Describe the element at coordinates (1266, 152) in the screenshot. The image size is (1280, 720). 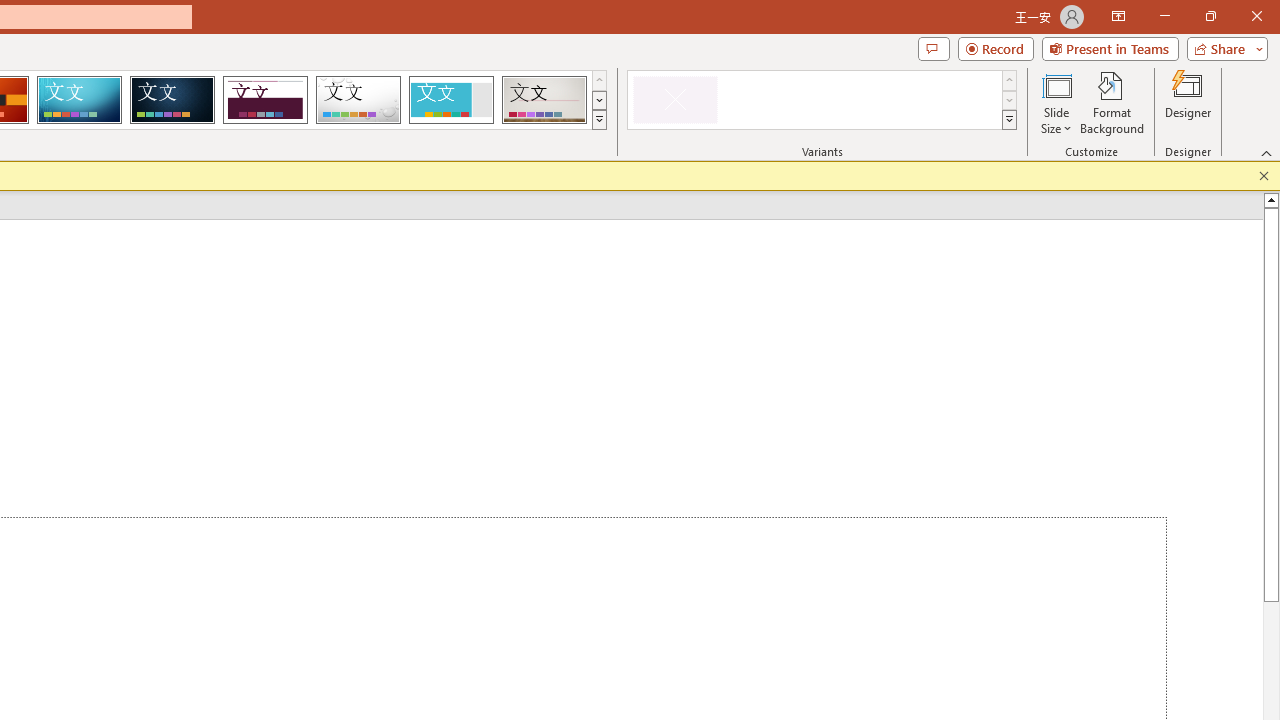
I see `'Collapse the Ribbon'` at that location.